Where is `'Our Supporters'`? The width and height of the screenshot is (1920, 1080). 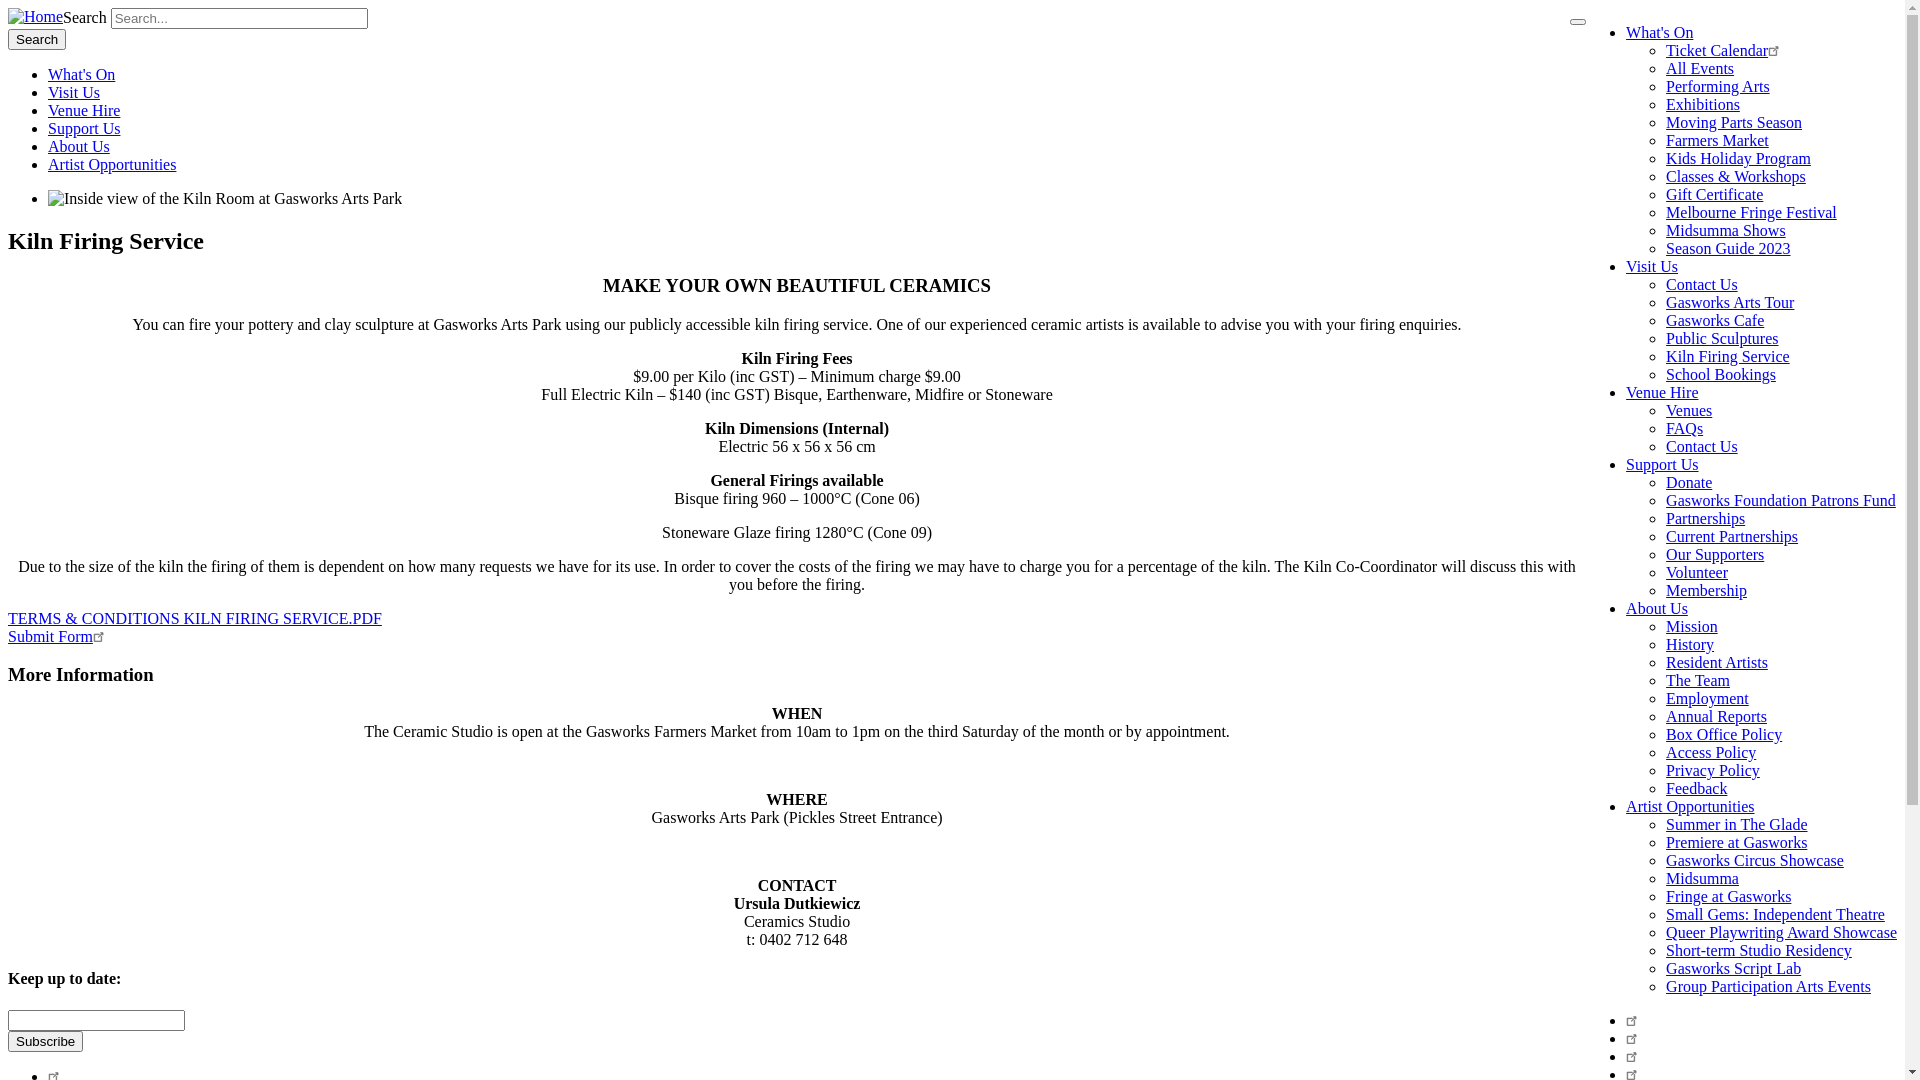 'Our Supporters' is located at coordinates (1713, 554).